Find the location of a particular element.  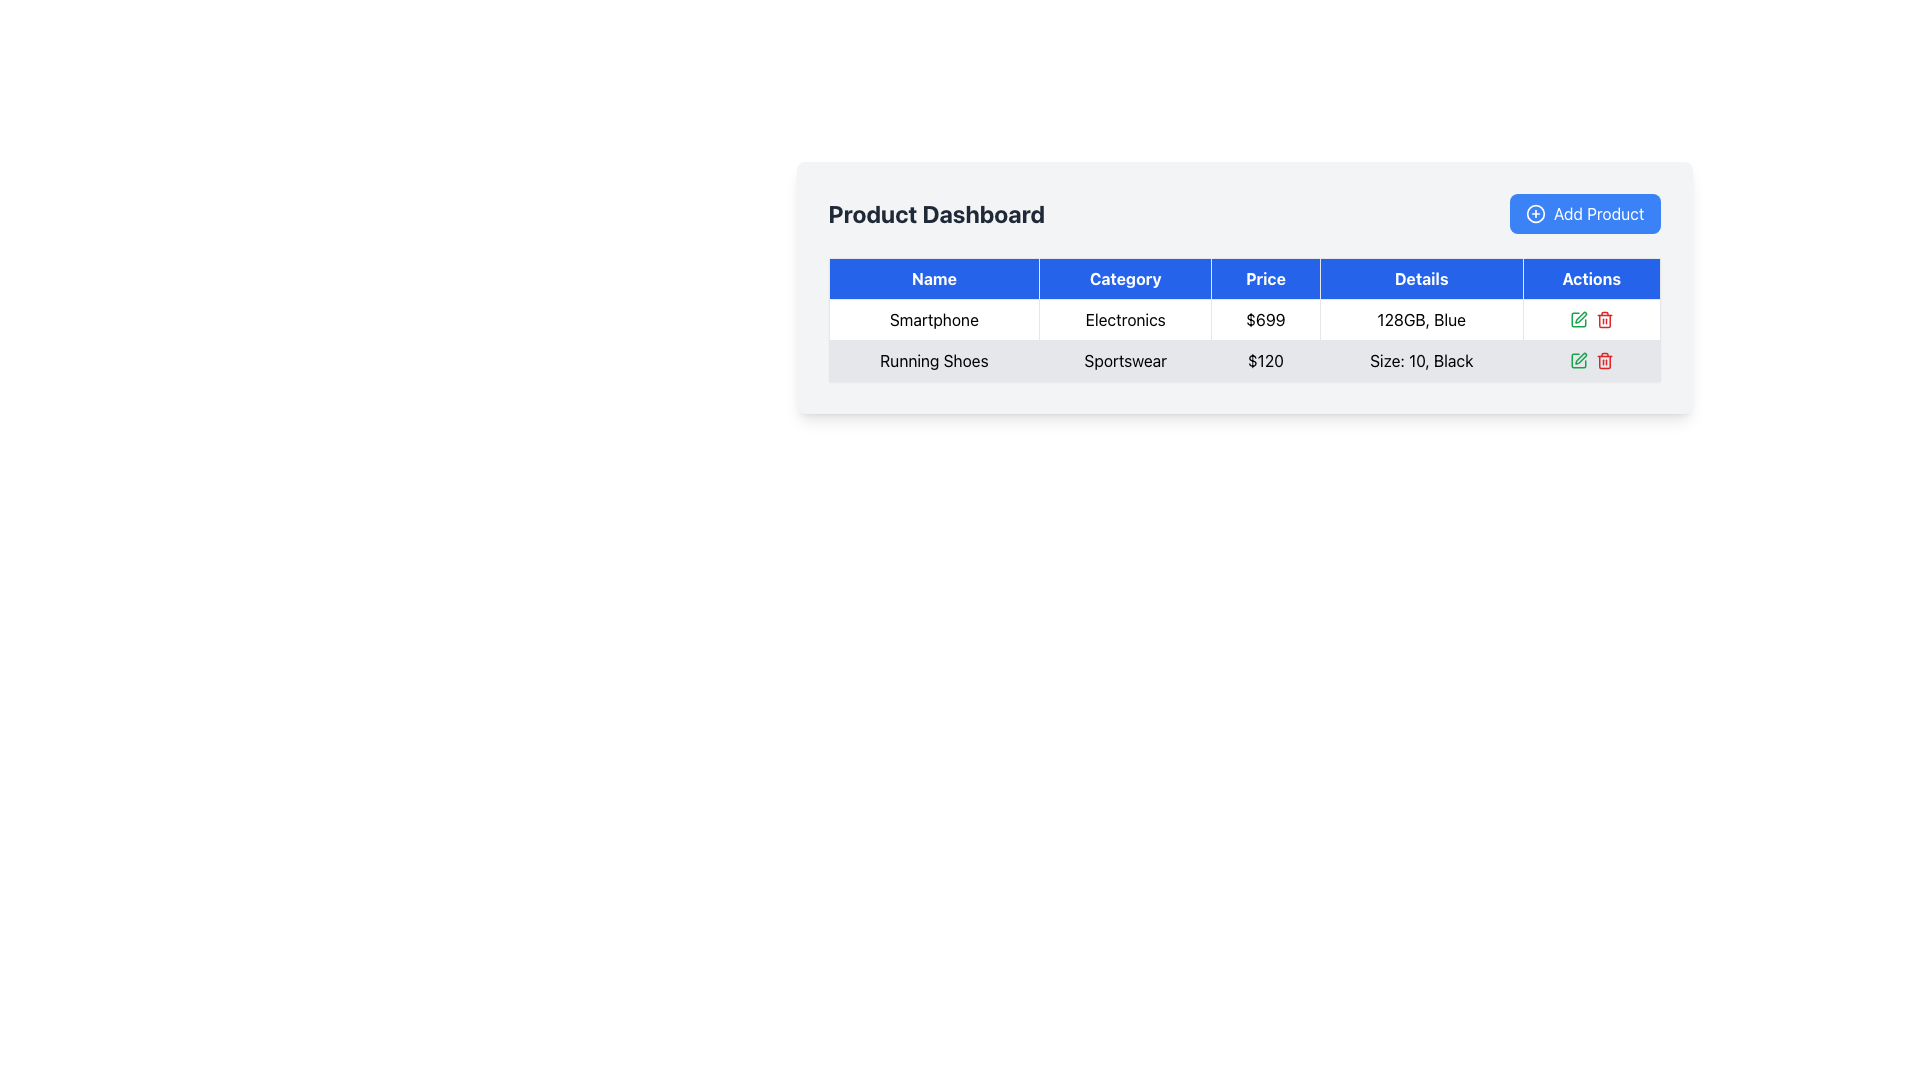

the red trash can icon located in the first row of the actions column of the table is located at coordinates (1604, 319).